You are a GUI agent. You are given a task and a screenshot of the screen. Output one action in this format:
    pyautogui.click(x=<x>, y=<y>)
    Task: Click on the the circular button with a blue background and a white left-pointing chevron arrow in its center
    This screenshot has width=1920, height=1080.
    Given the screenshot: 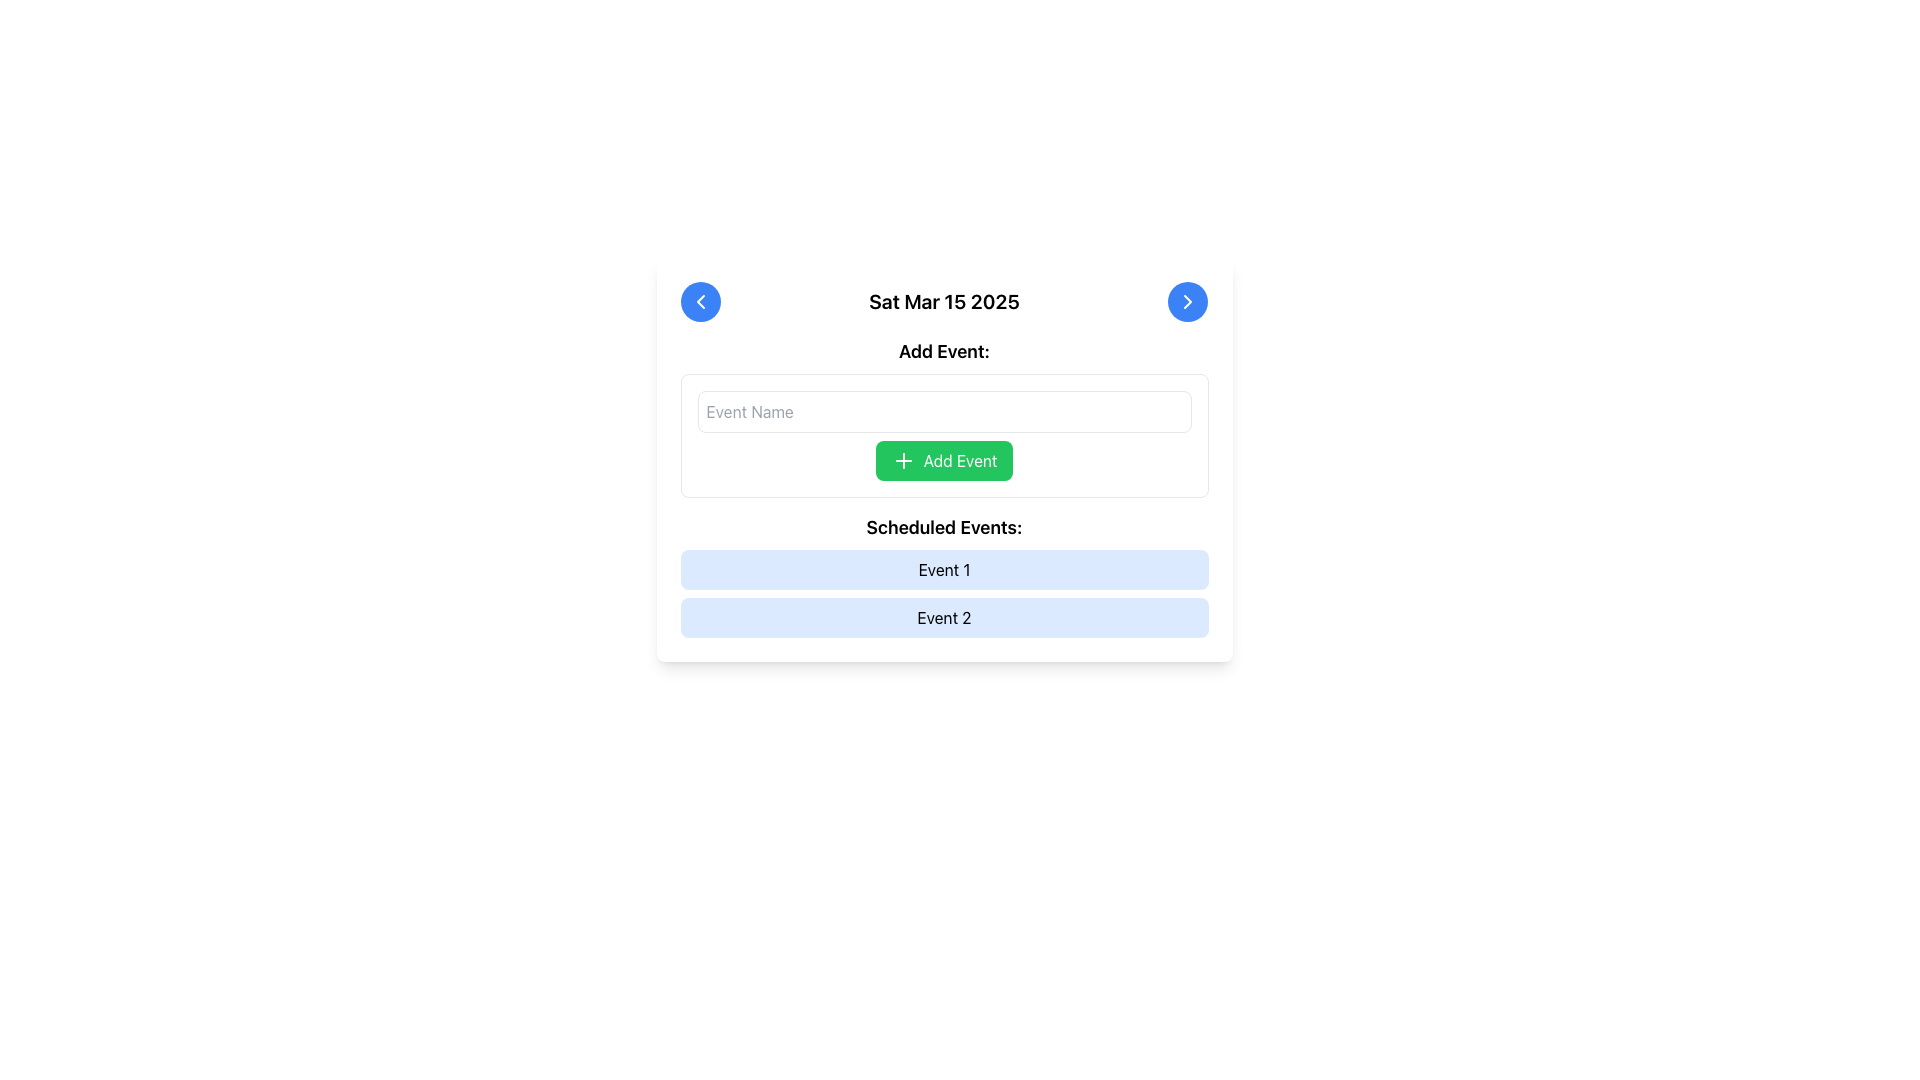 What is the action you would take?
    pyautogui.click(x=700, y=301)
    